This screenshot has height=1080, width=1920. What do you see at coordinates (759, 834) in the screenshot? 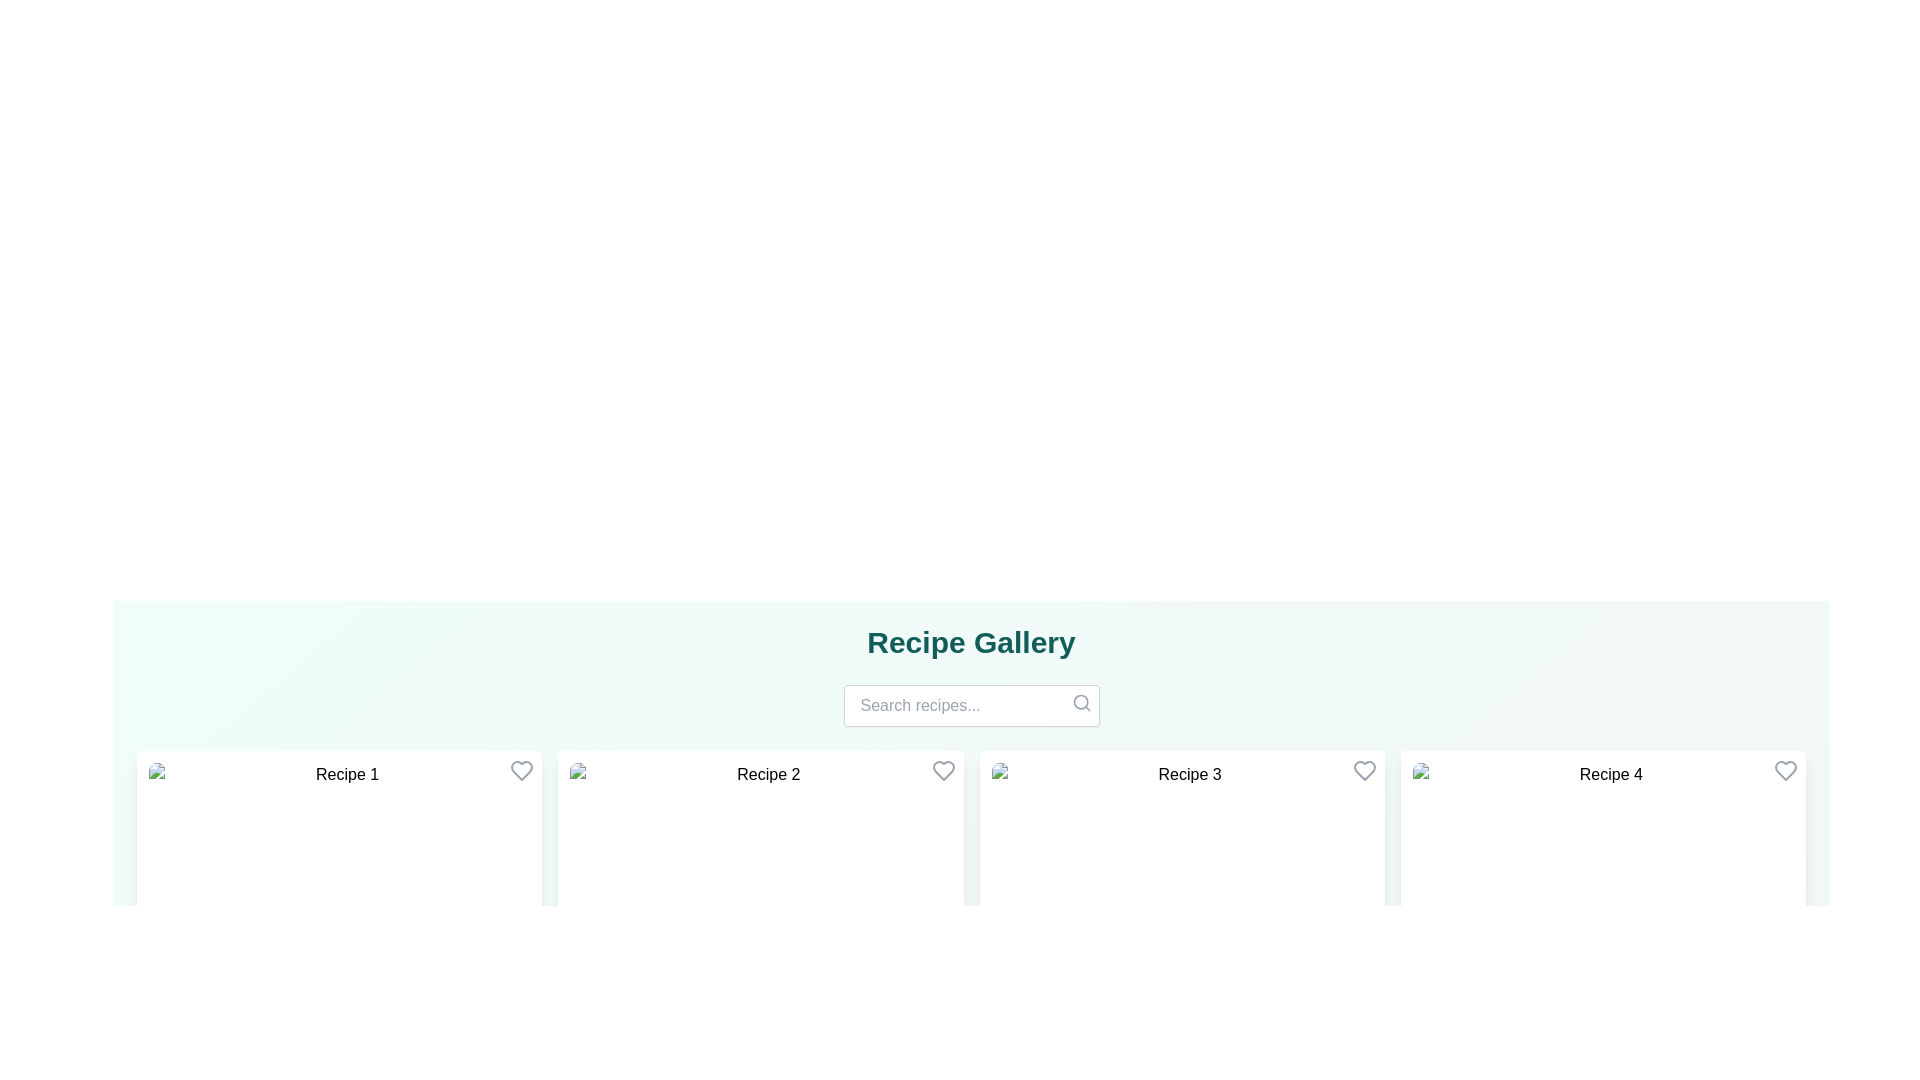
I see `the image element located at the top of the recipe card representing 'Recipe 2', which has a rectangular shape with rounded corners and displays a default layout` at bounding box center [759, 834].